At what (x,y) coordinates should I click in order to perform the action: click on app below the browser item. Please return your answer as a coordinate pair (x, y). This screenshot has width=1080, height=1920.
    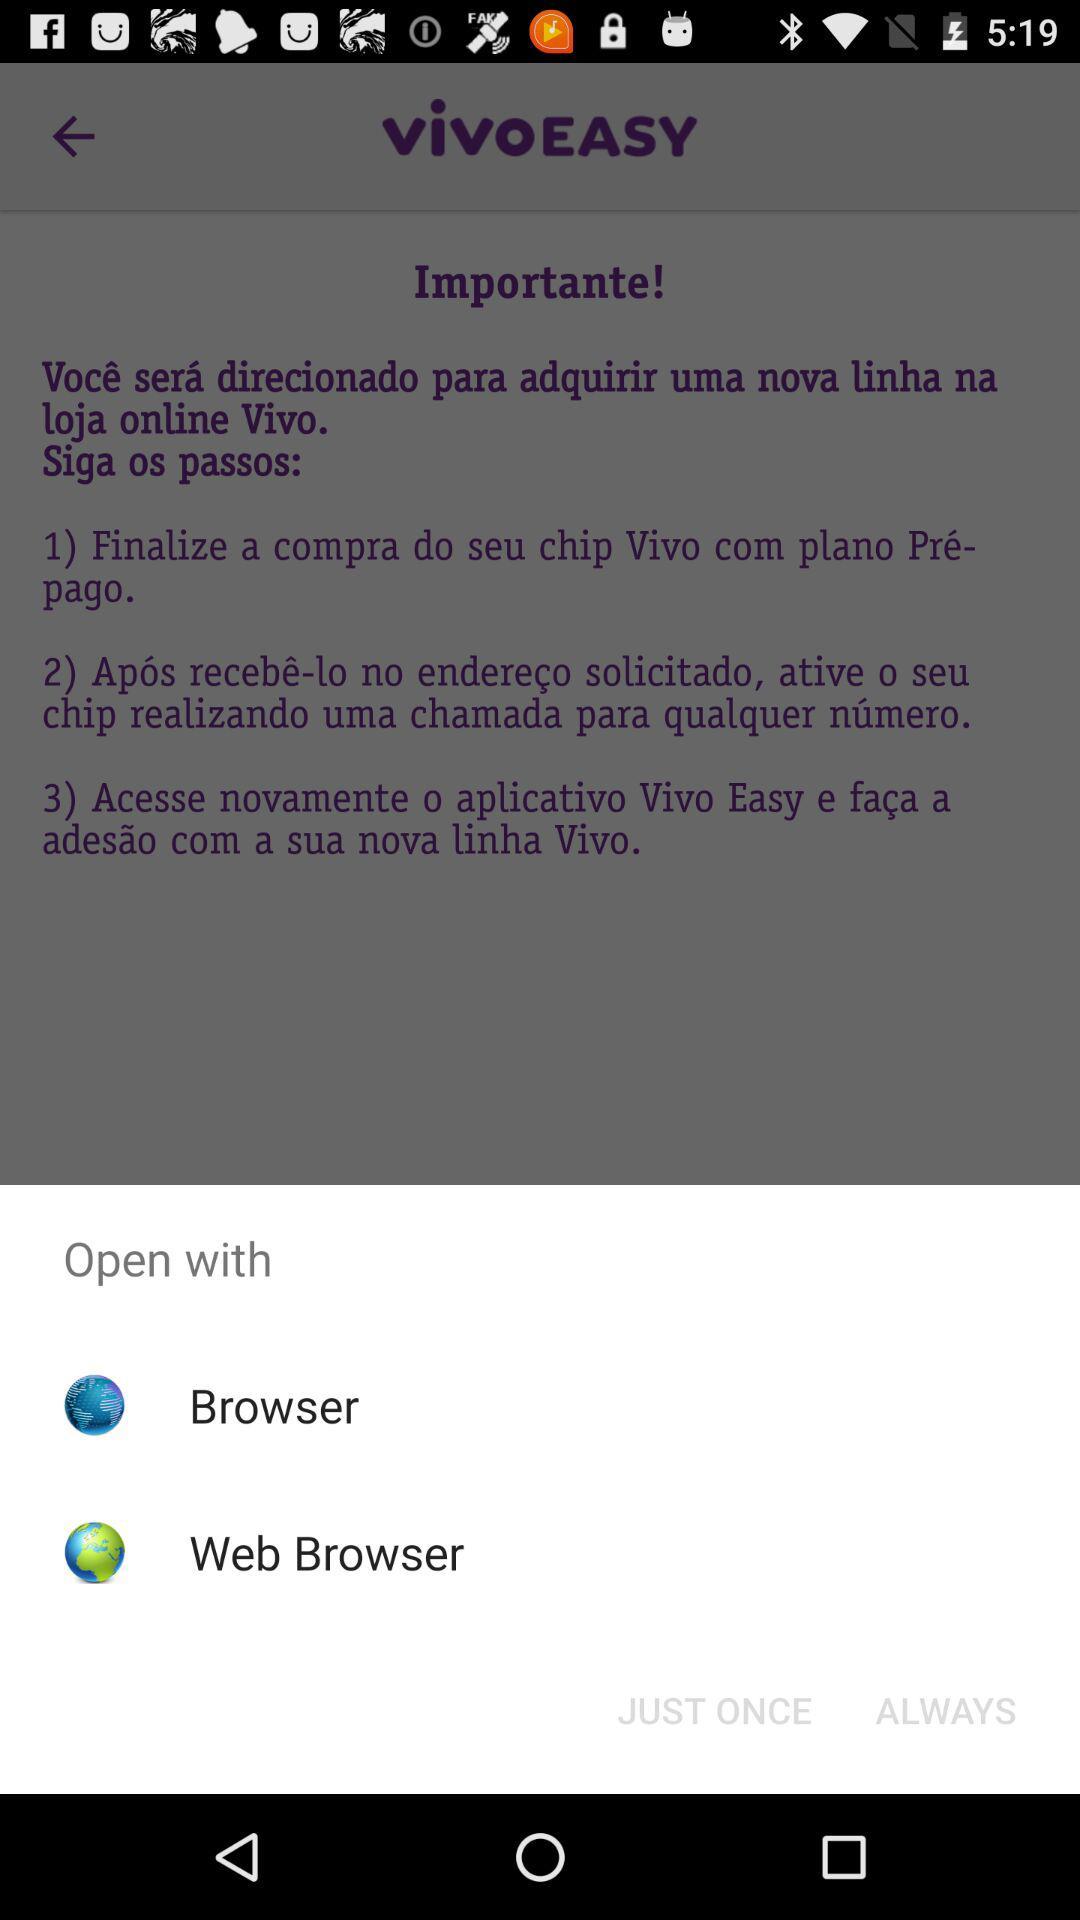
    Looking at the image, I should click on (325, 1551).